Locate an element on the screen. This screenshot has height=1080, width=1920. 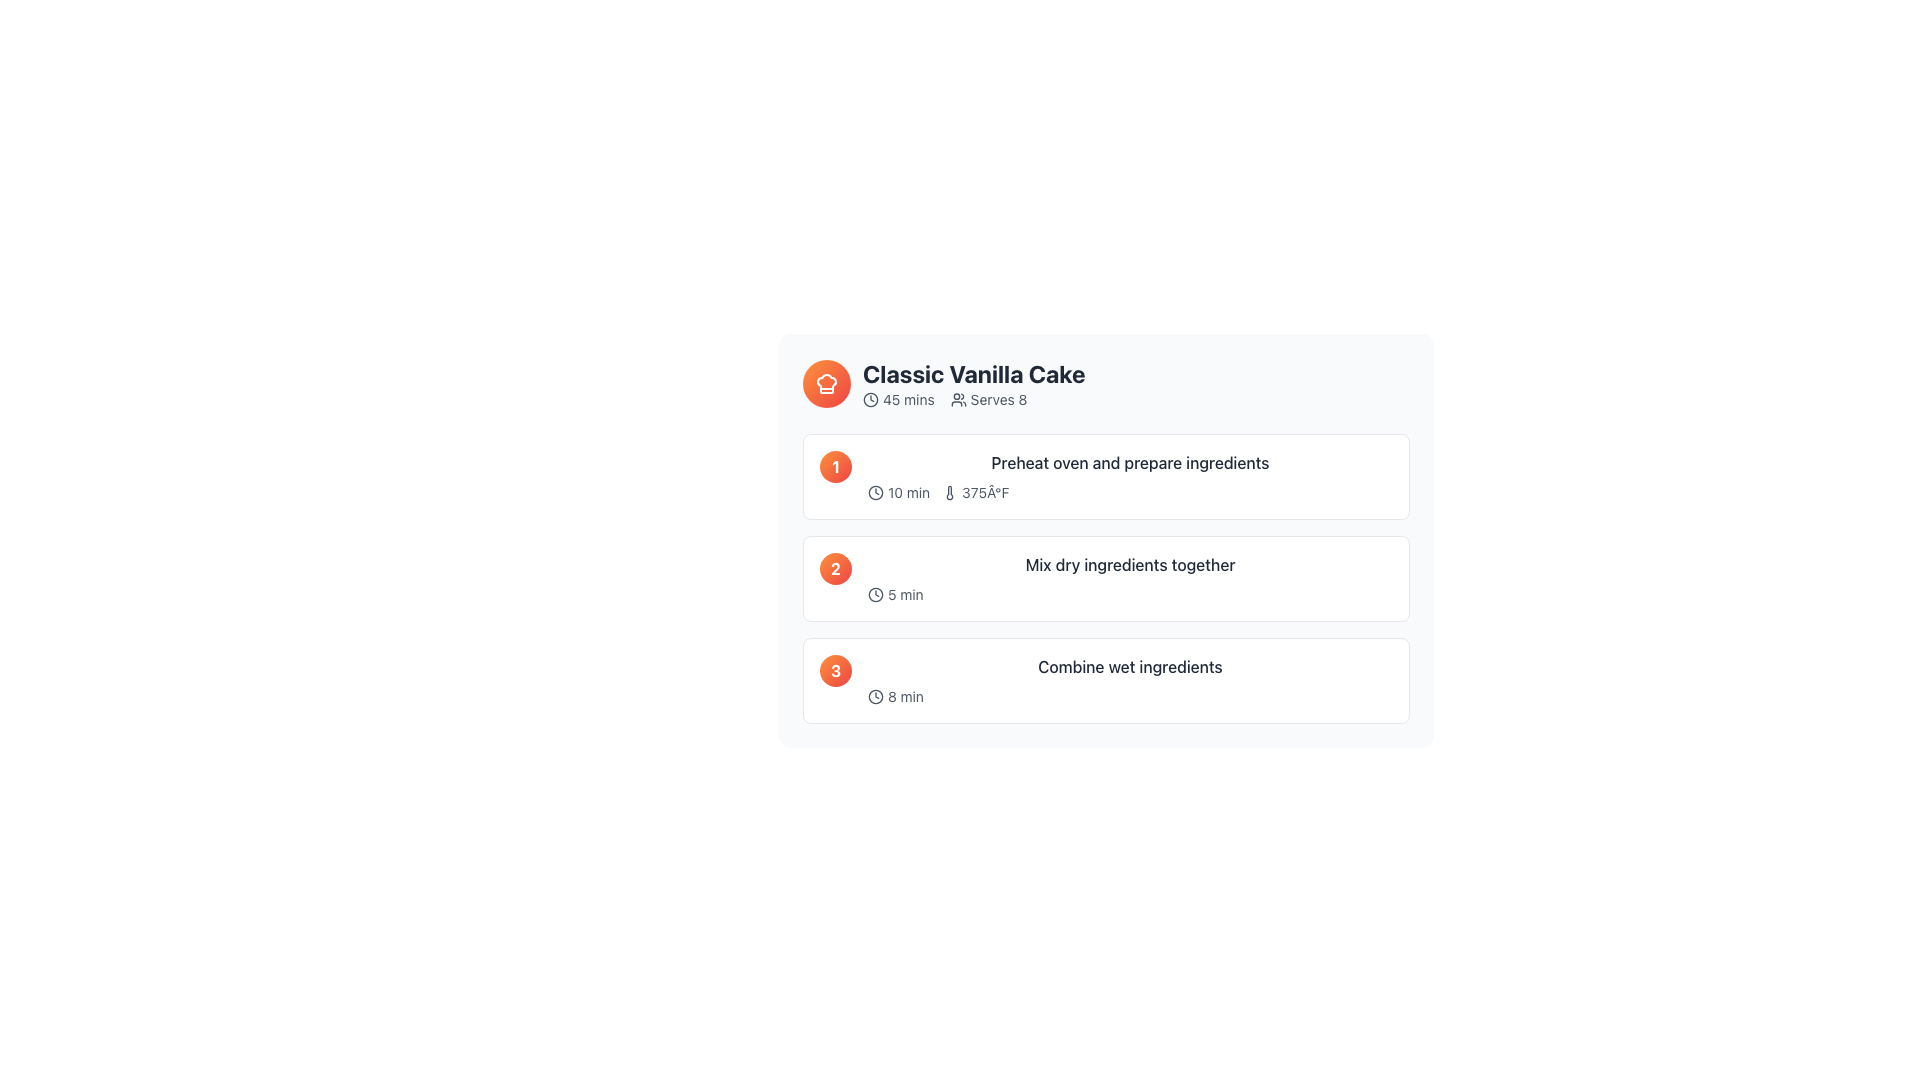
the informational text block that specifies the action 'Combine wet ingredients' and the duration '8 min', located in the third step of the recipe sequence is located at coordinates (1130, 680).